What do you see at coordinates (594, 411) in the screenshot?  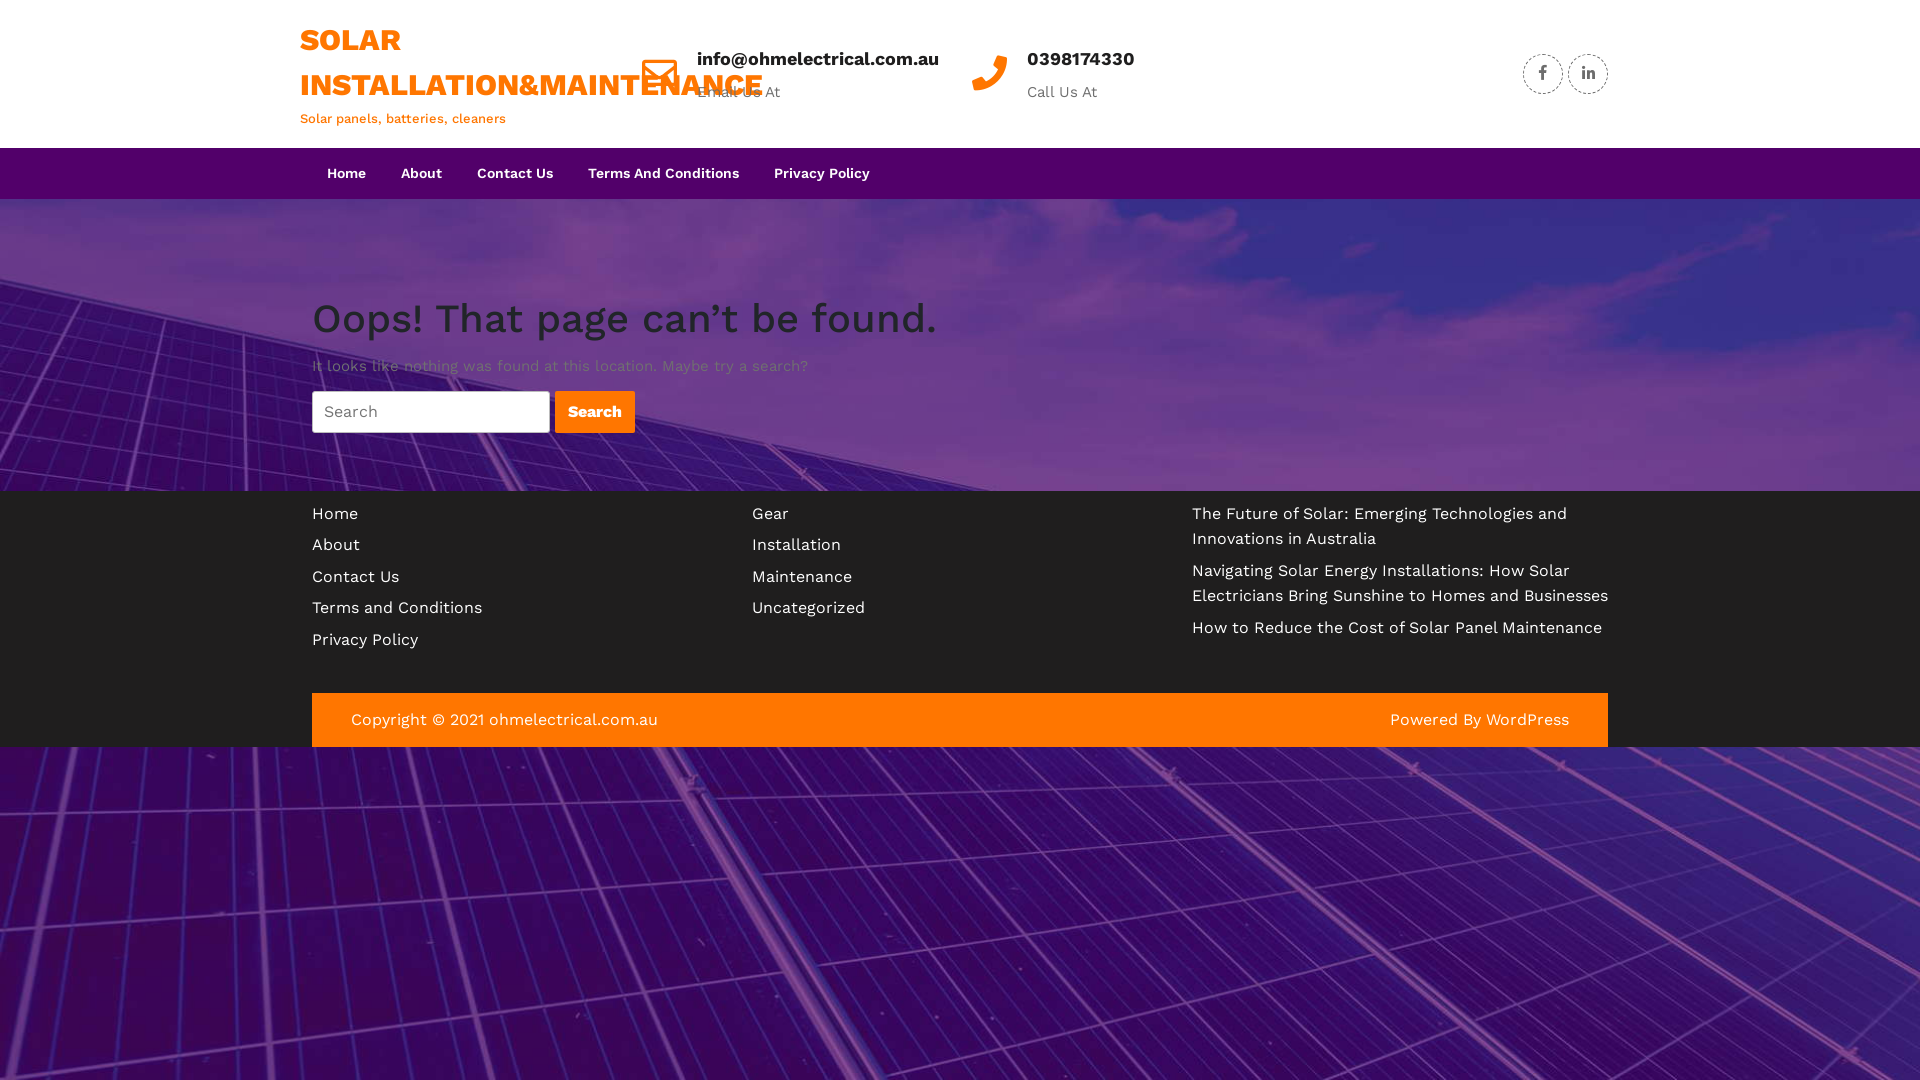 I see `'Search'` at bounding box center [594, 411].